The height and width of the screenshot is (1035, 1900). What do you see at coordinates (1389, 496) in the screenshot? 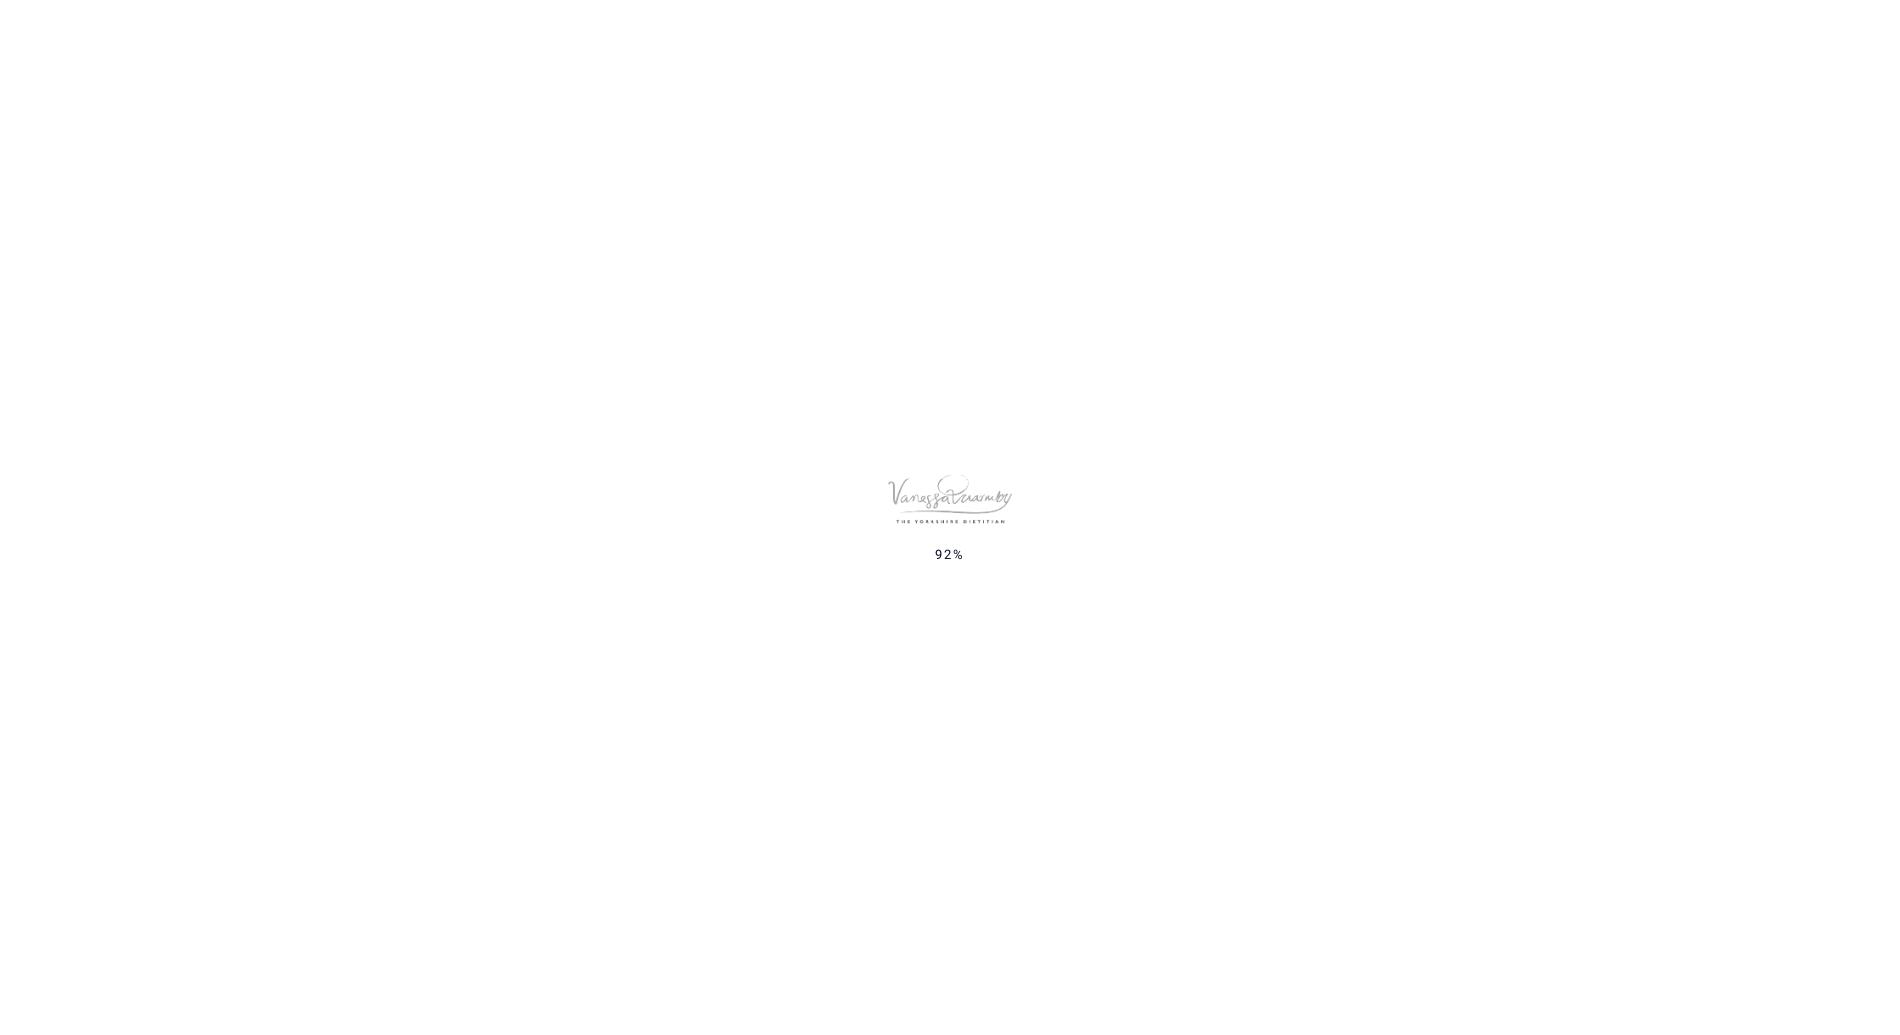
I see `'Vitamin D – Are You Getting Enough?'` at bounding box center [1389, 496].